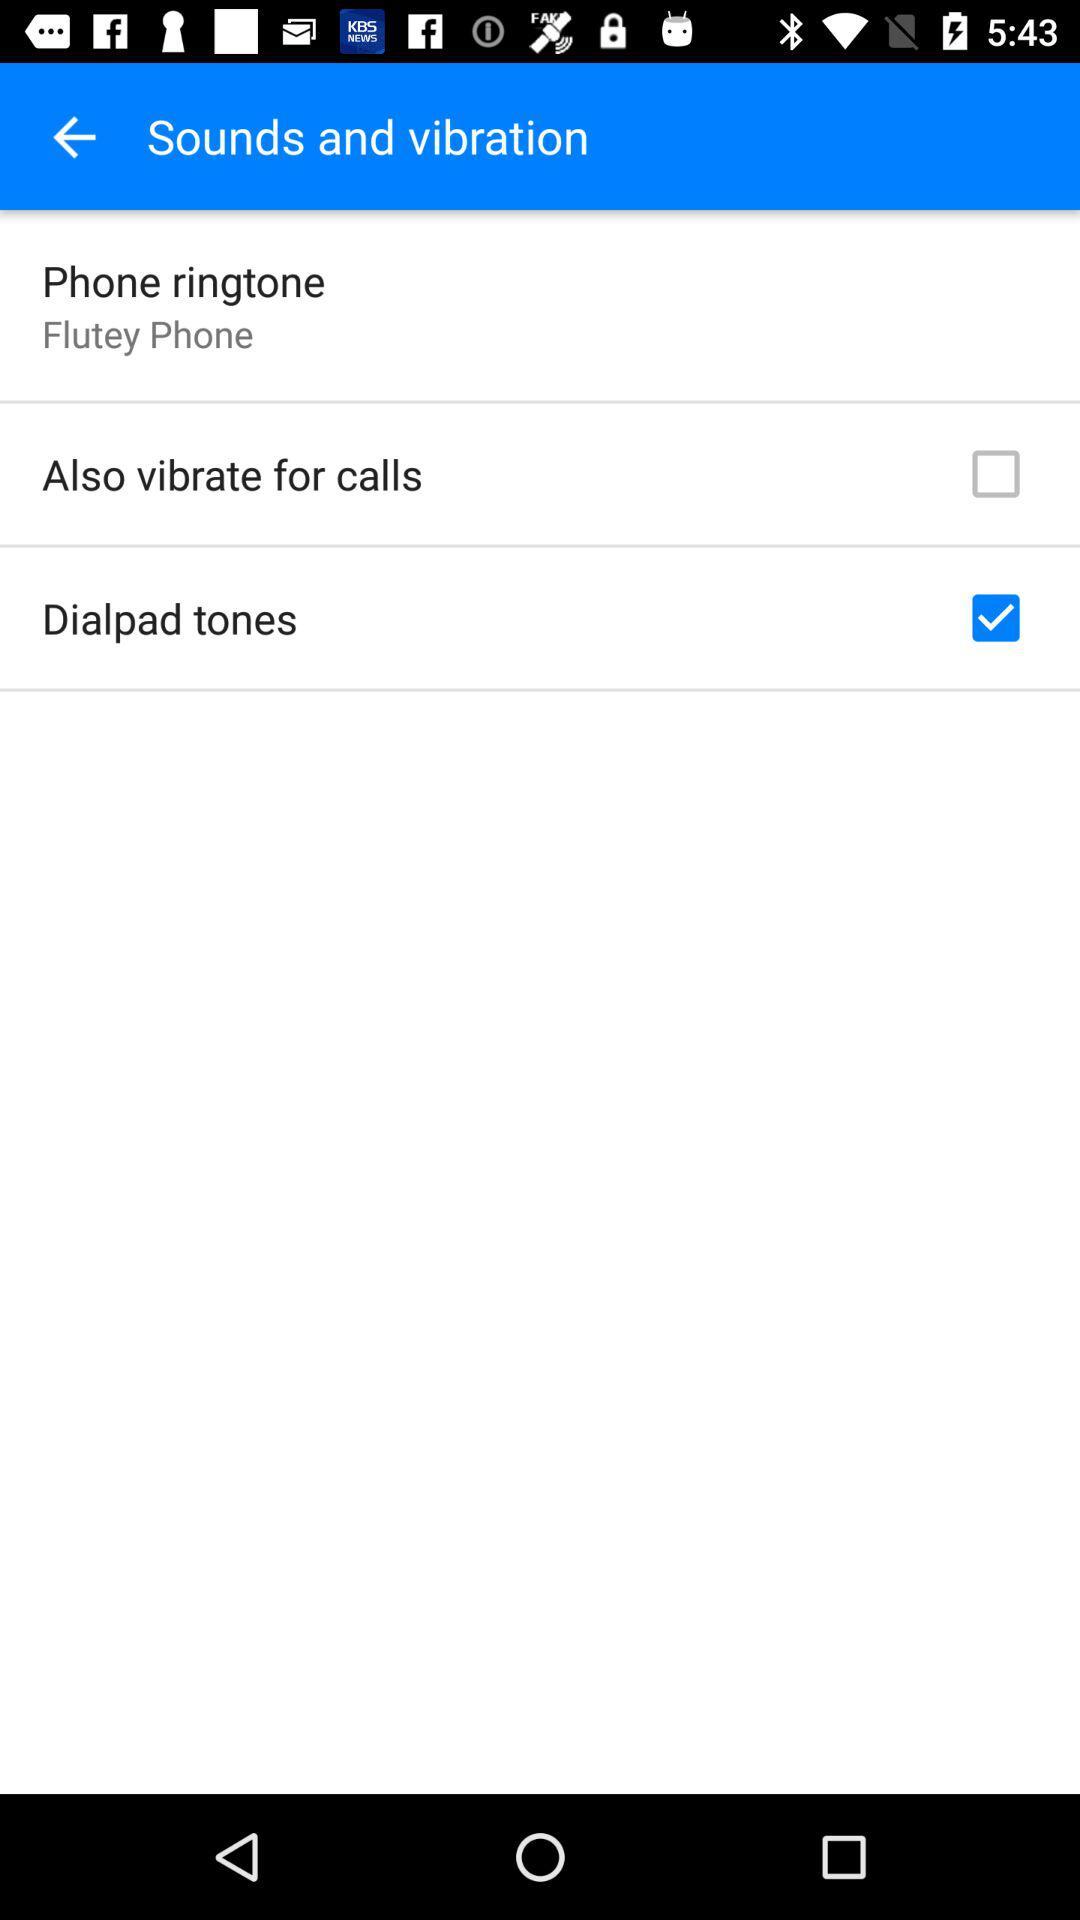 This screenshot has width=1080, height=1920. I want to click on the phone ringtone icon, so click(183, 279).